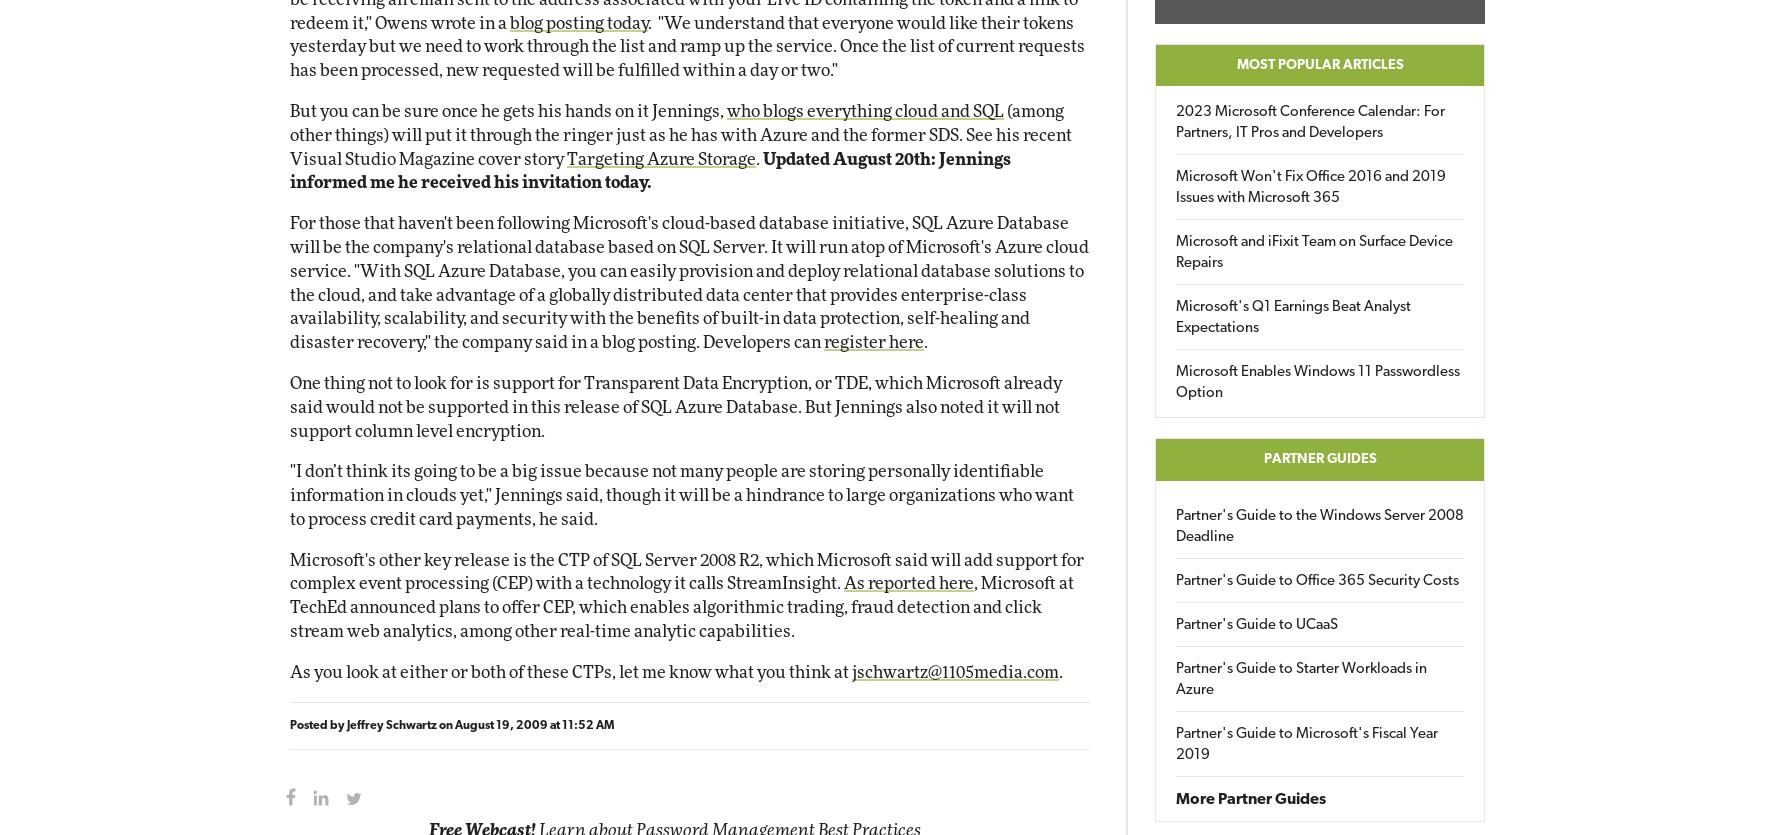 Image resolution: width=1780 pixels, height=835 pixels. What do you see at coordinates (843, 583) in the screenshot?
I see `'As reported here'` at bounding box center [843, 583].